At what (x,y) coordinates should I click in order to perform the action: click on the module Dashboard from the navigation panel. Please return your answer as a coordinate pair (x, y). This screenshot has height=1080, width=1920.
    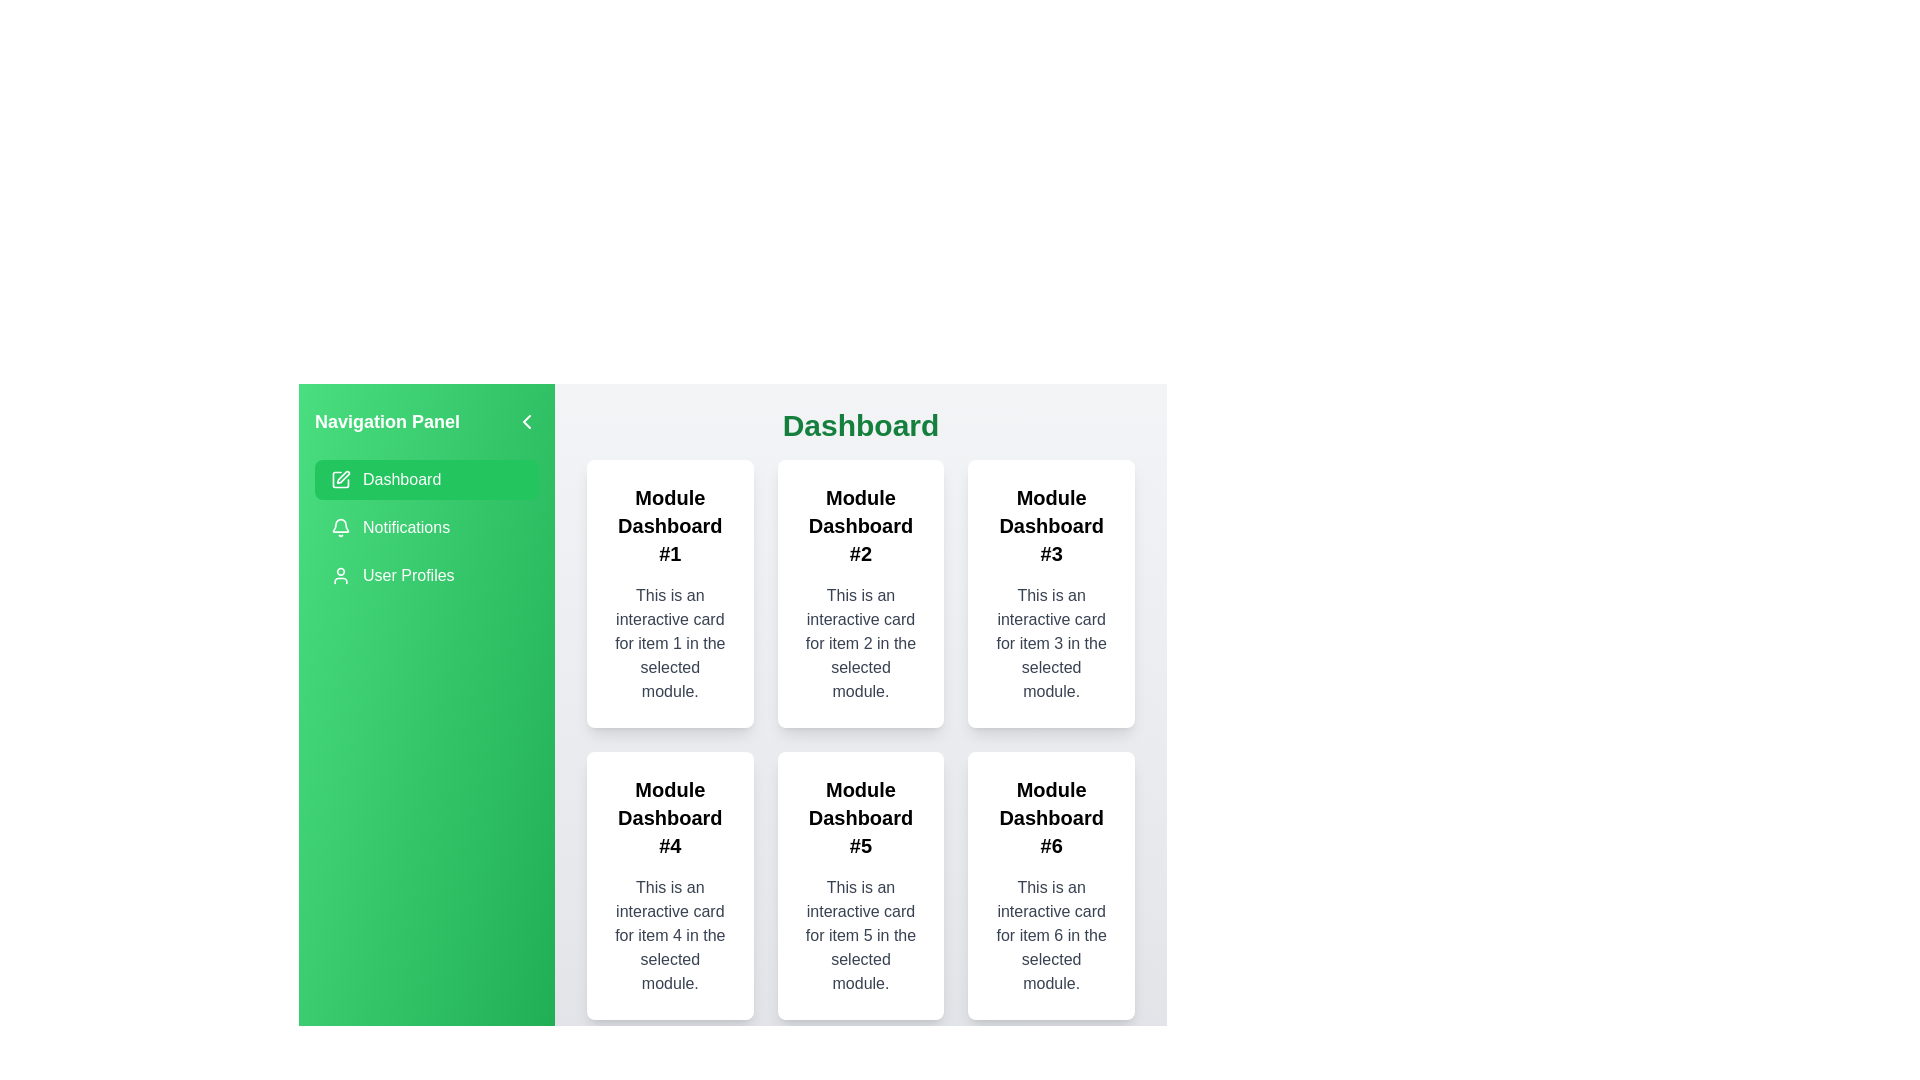
    Looking at the image, I should click on (426, 479).